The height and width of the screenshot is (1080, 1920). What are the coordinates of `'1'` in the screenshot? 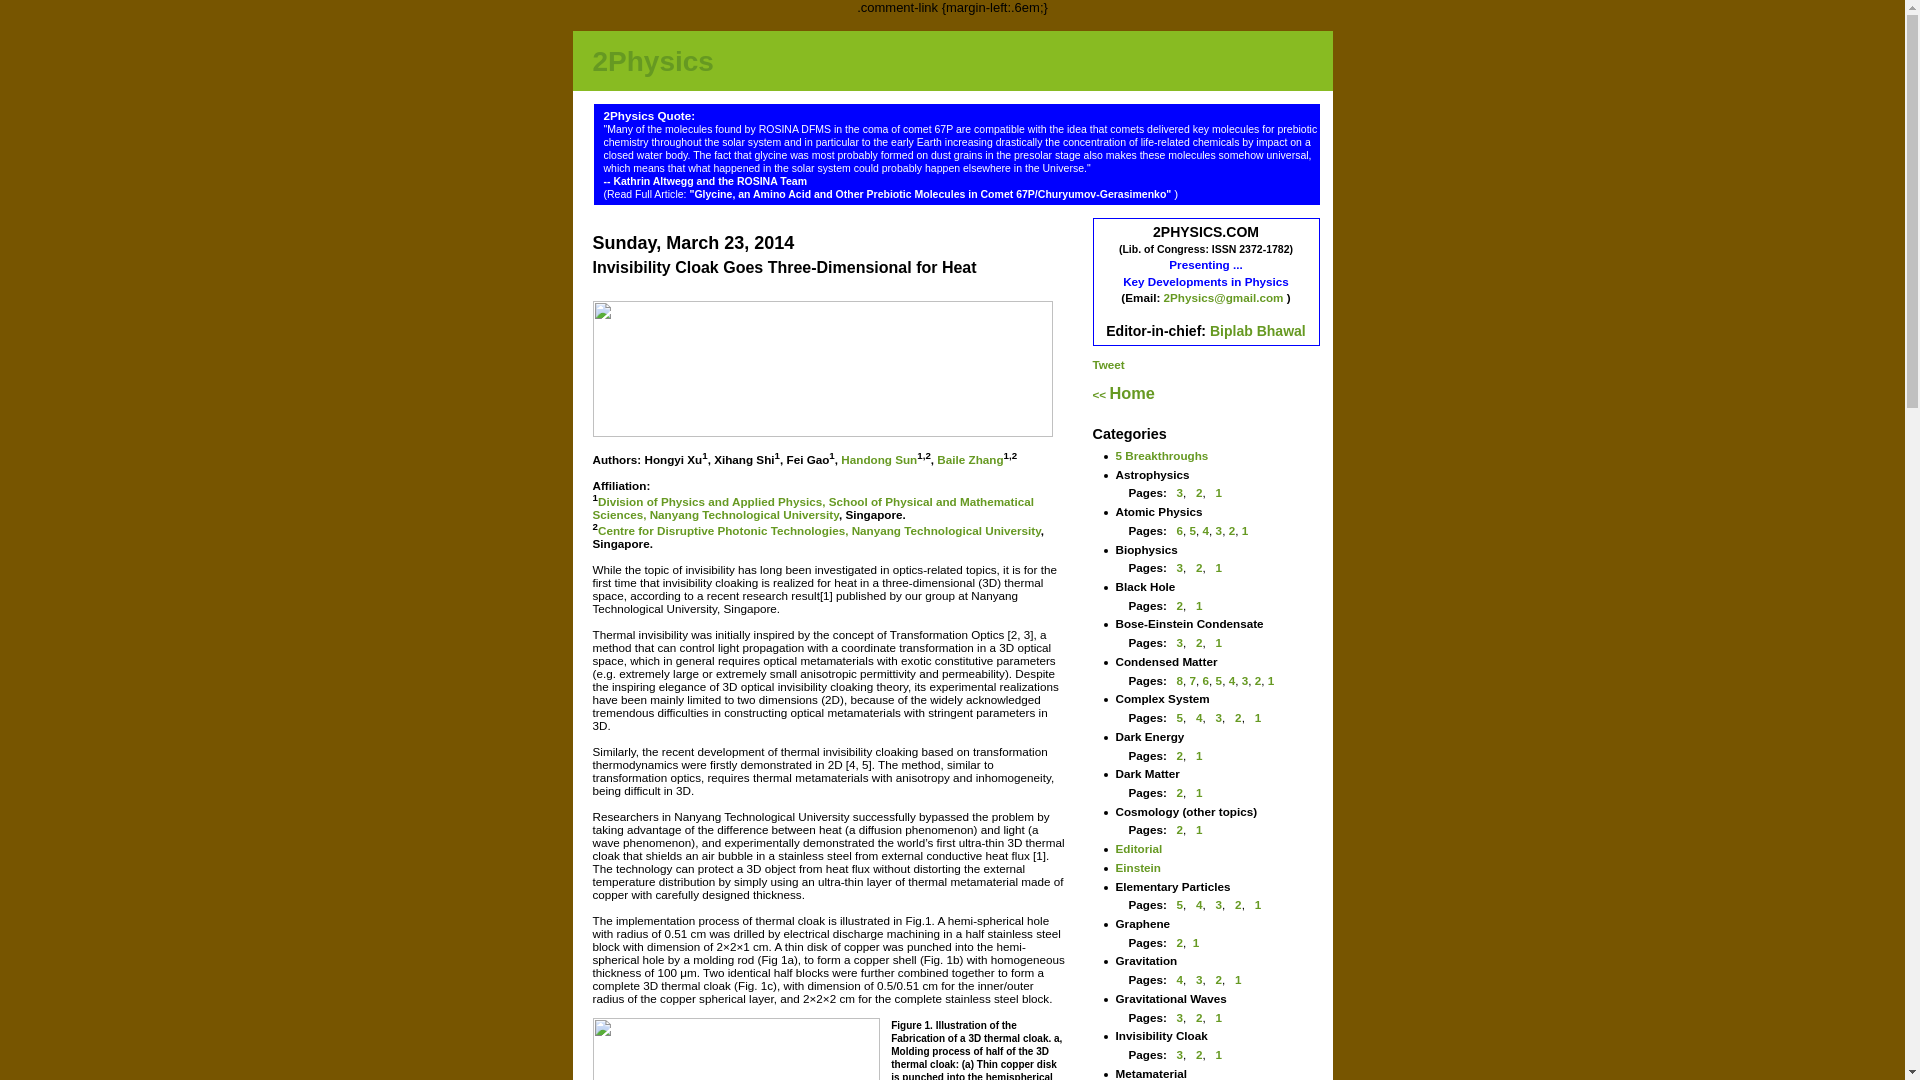 It's located at (1195, 754).